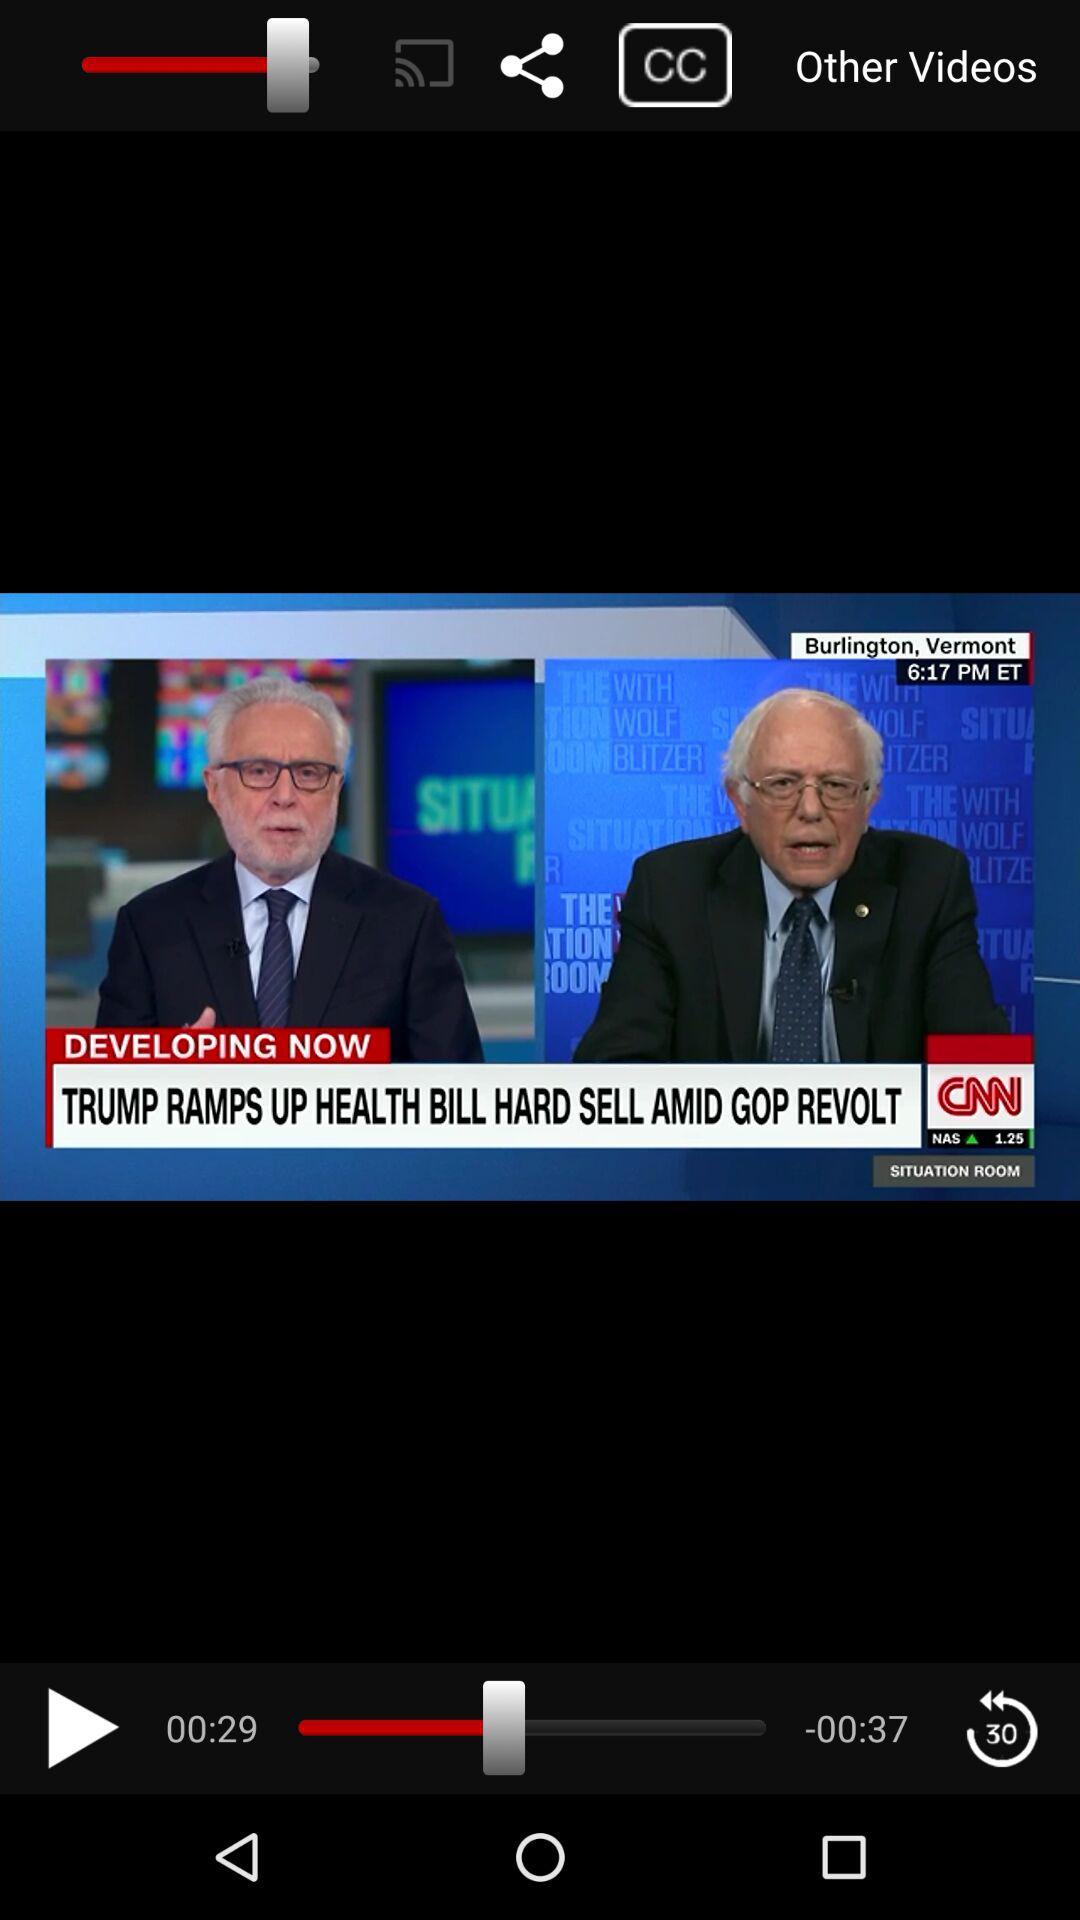 This screenshot has height=1920, width=1080. Describe the element at coordinates (553, 65) in the screenshot. I see `the share icon` at that location.